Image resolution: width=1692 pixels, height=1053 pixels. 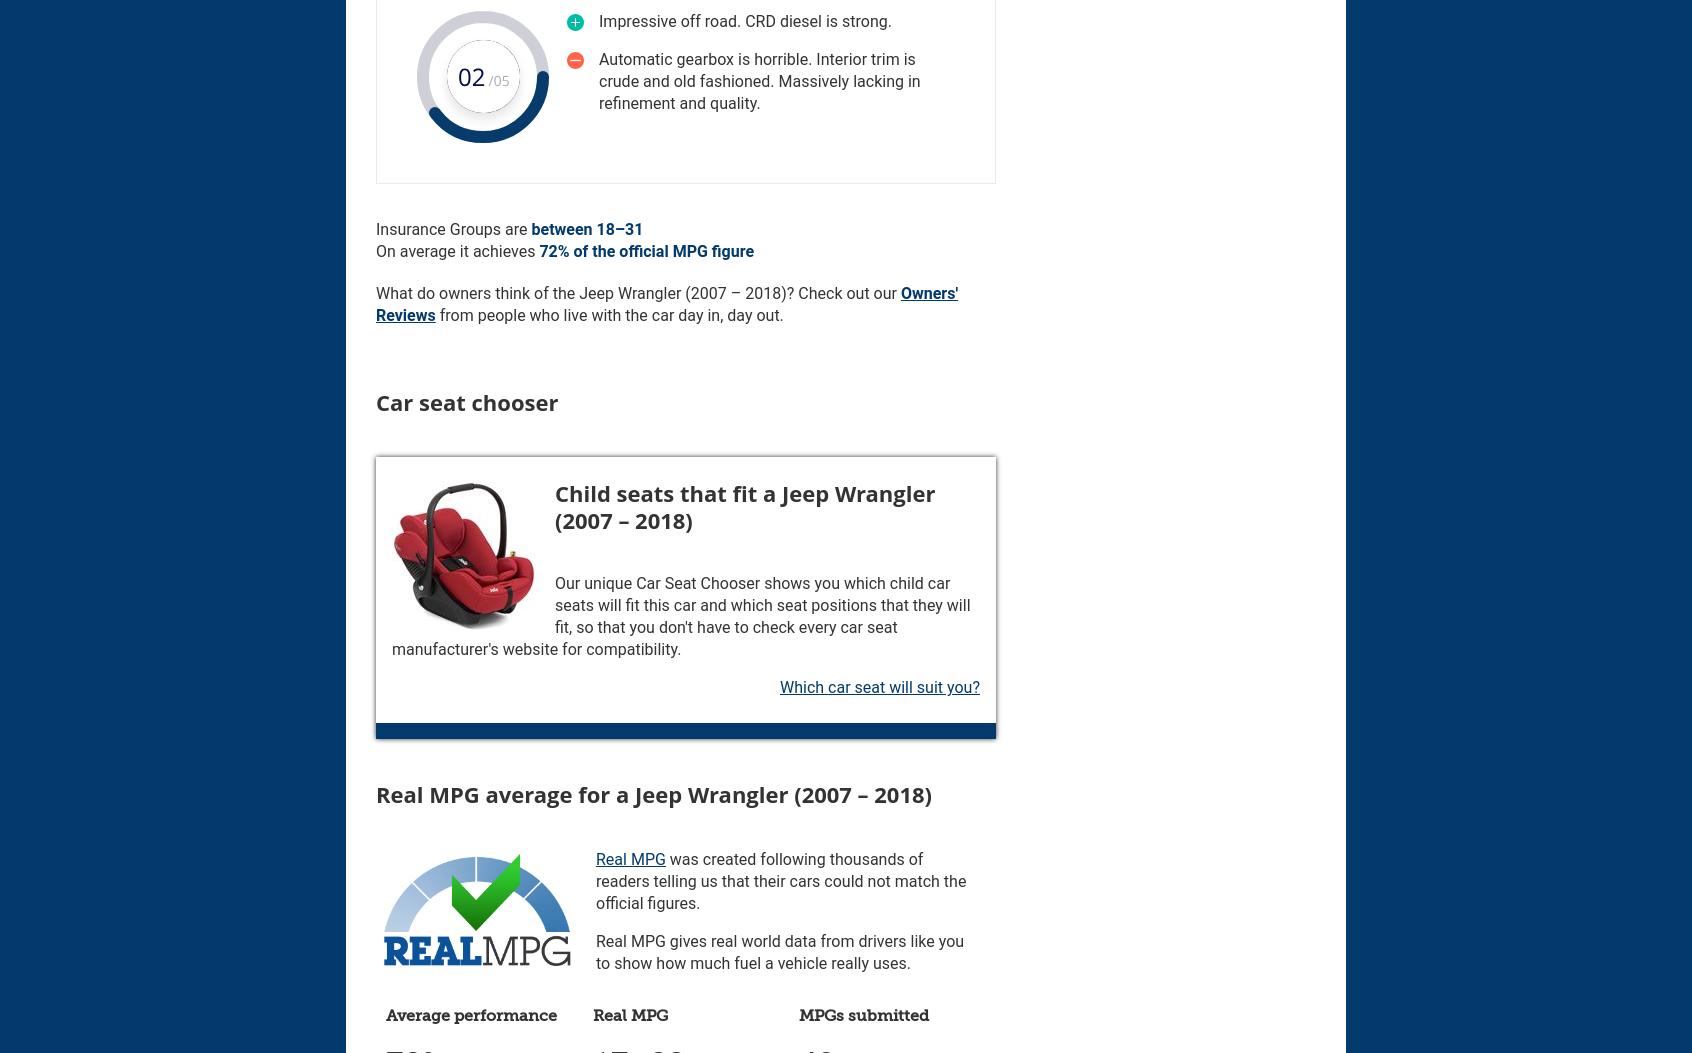 I want to click on 'Real MPG average for a Jeep Wrangler (2007 – 2018)', so click(x=653, y=793).